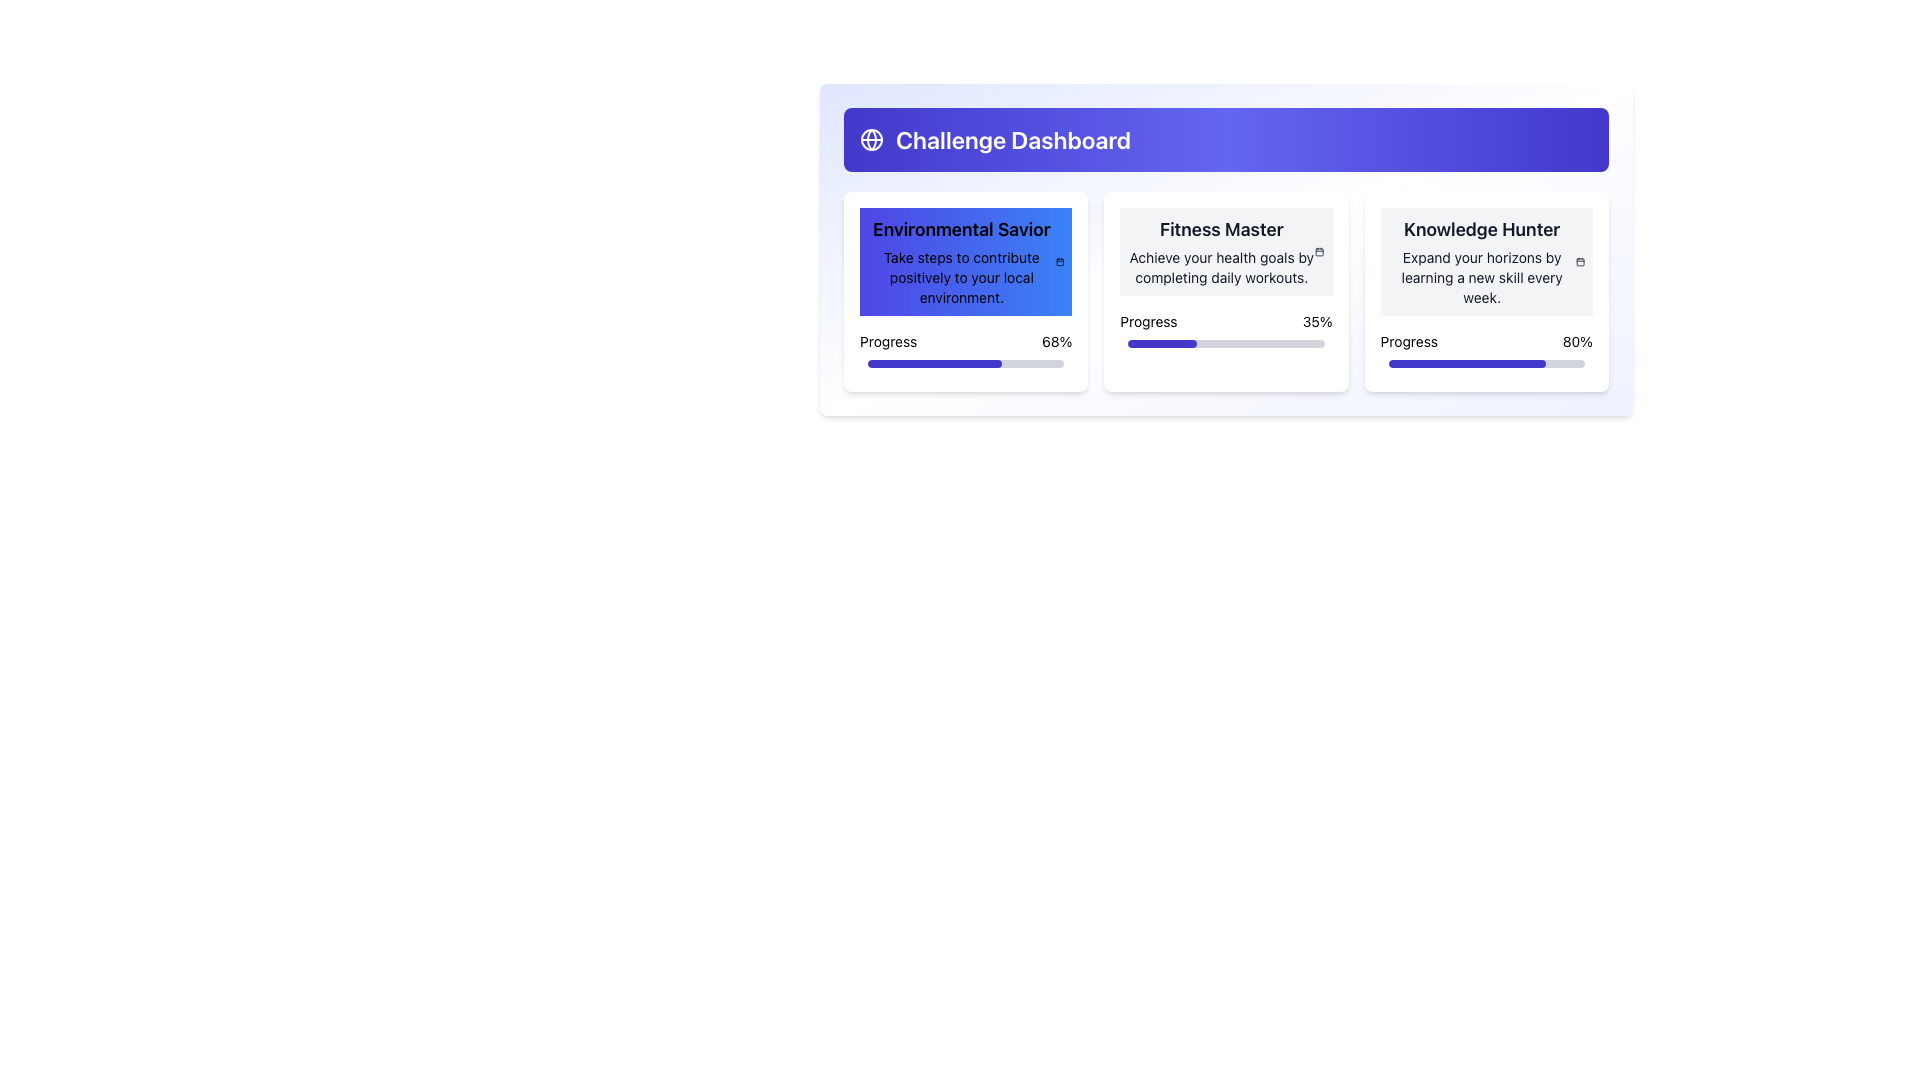 The height and width of the screenshot is (1080, 1920). I want to click on the static text label displaying '68%' that represents a percentage value in a progress tracking interface, located to the right of the text 'Progress' and above the progress bar, so click(1056, 341).